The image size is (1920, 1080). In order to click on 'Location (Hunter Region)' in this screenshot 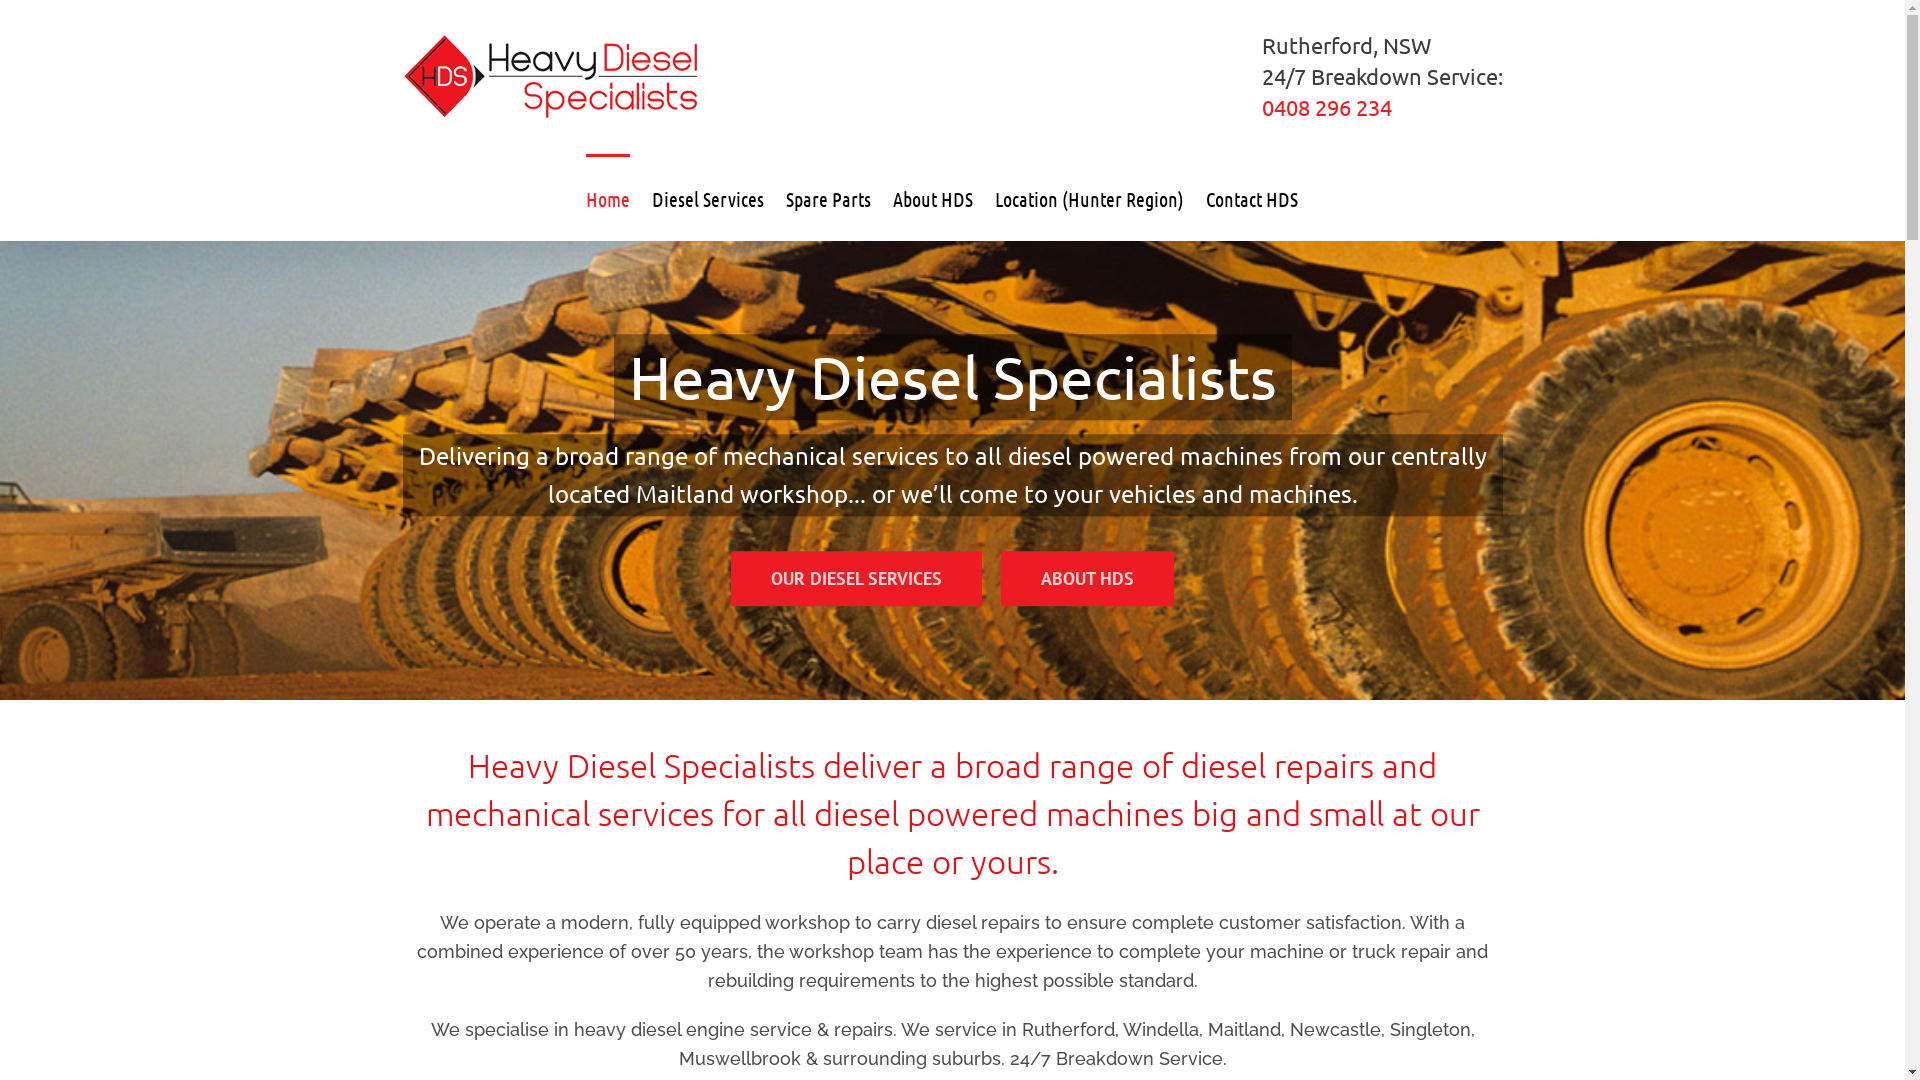, I will do `click(1087, 196)`.